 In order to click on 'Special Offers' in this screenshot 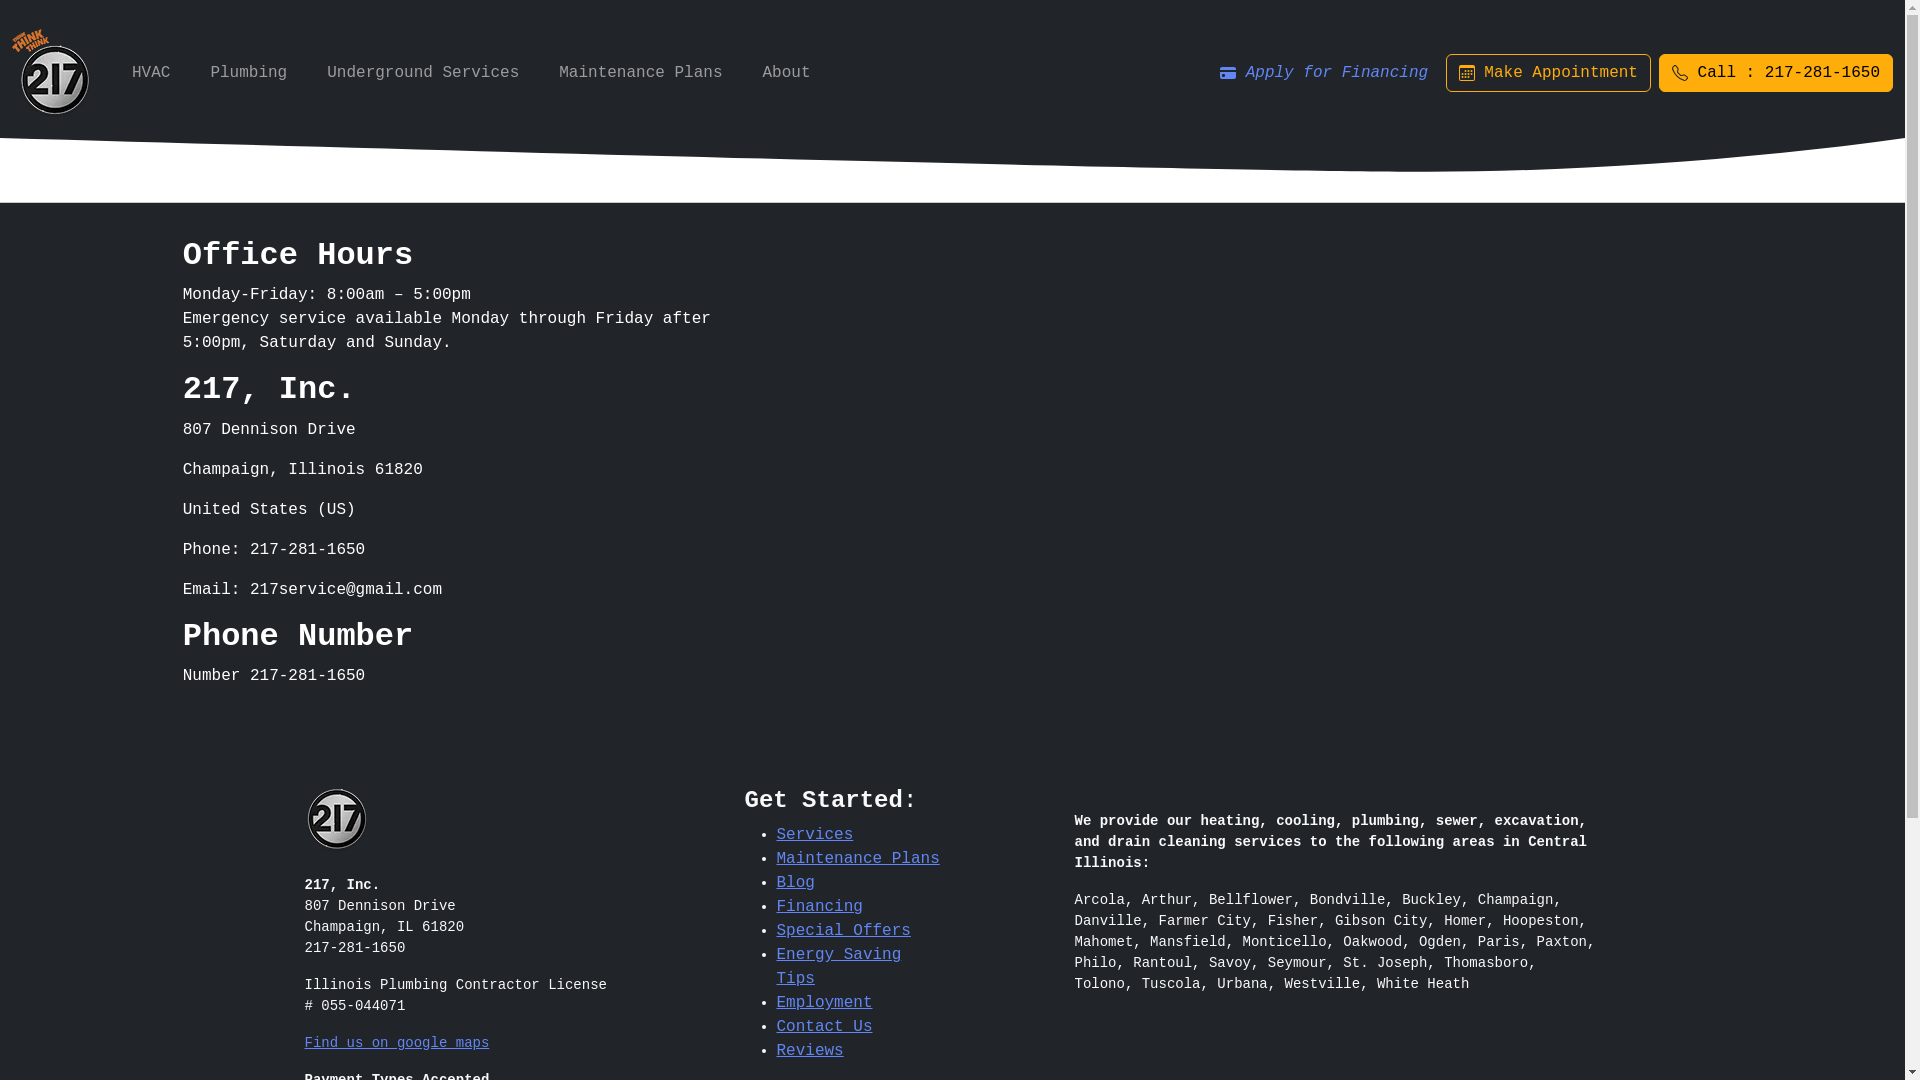, I will do `click(843, 930)`.